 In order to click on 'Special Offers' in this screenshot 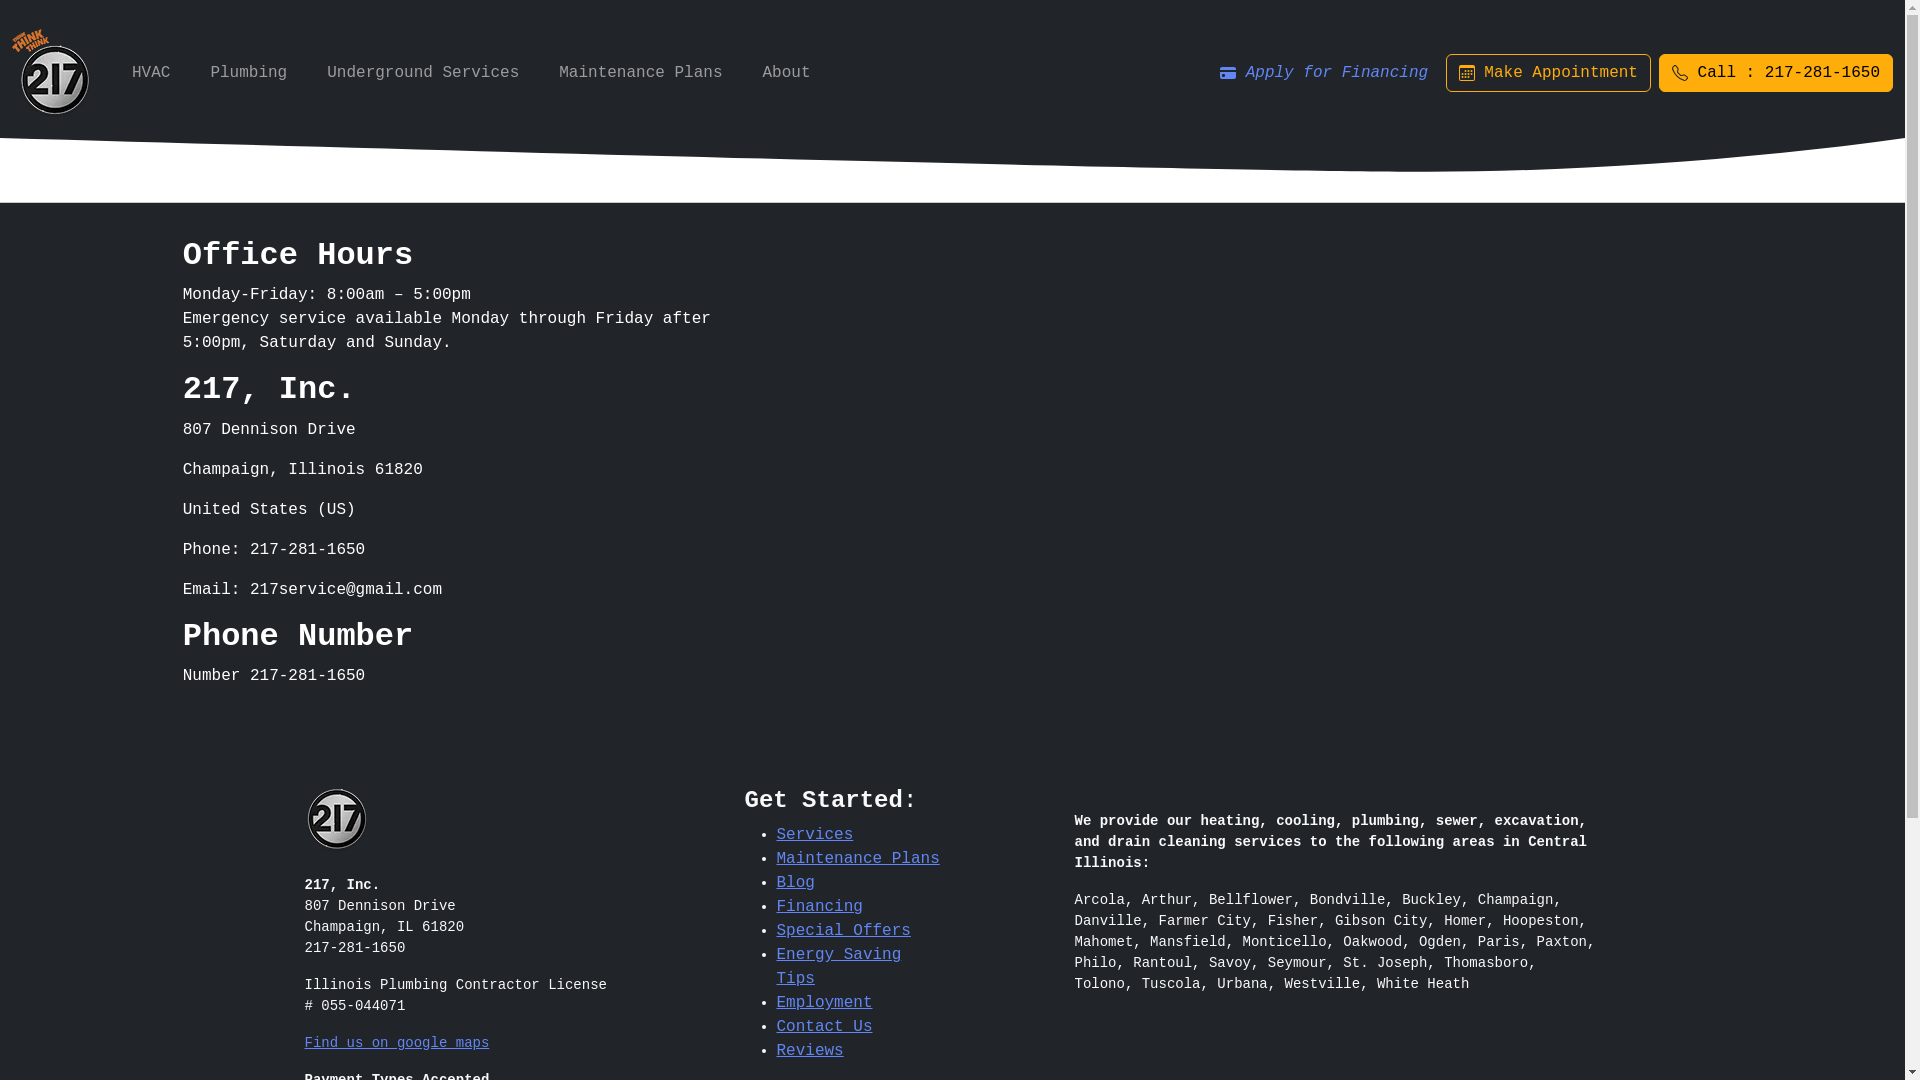, I will do `click(843, 930)`.